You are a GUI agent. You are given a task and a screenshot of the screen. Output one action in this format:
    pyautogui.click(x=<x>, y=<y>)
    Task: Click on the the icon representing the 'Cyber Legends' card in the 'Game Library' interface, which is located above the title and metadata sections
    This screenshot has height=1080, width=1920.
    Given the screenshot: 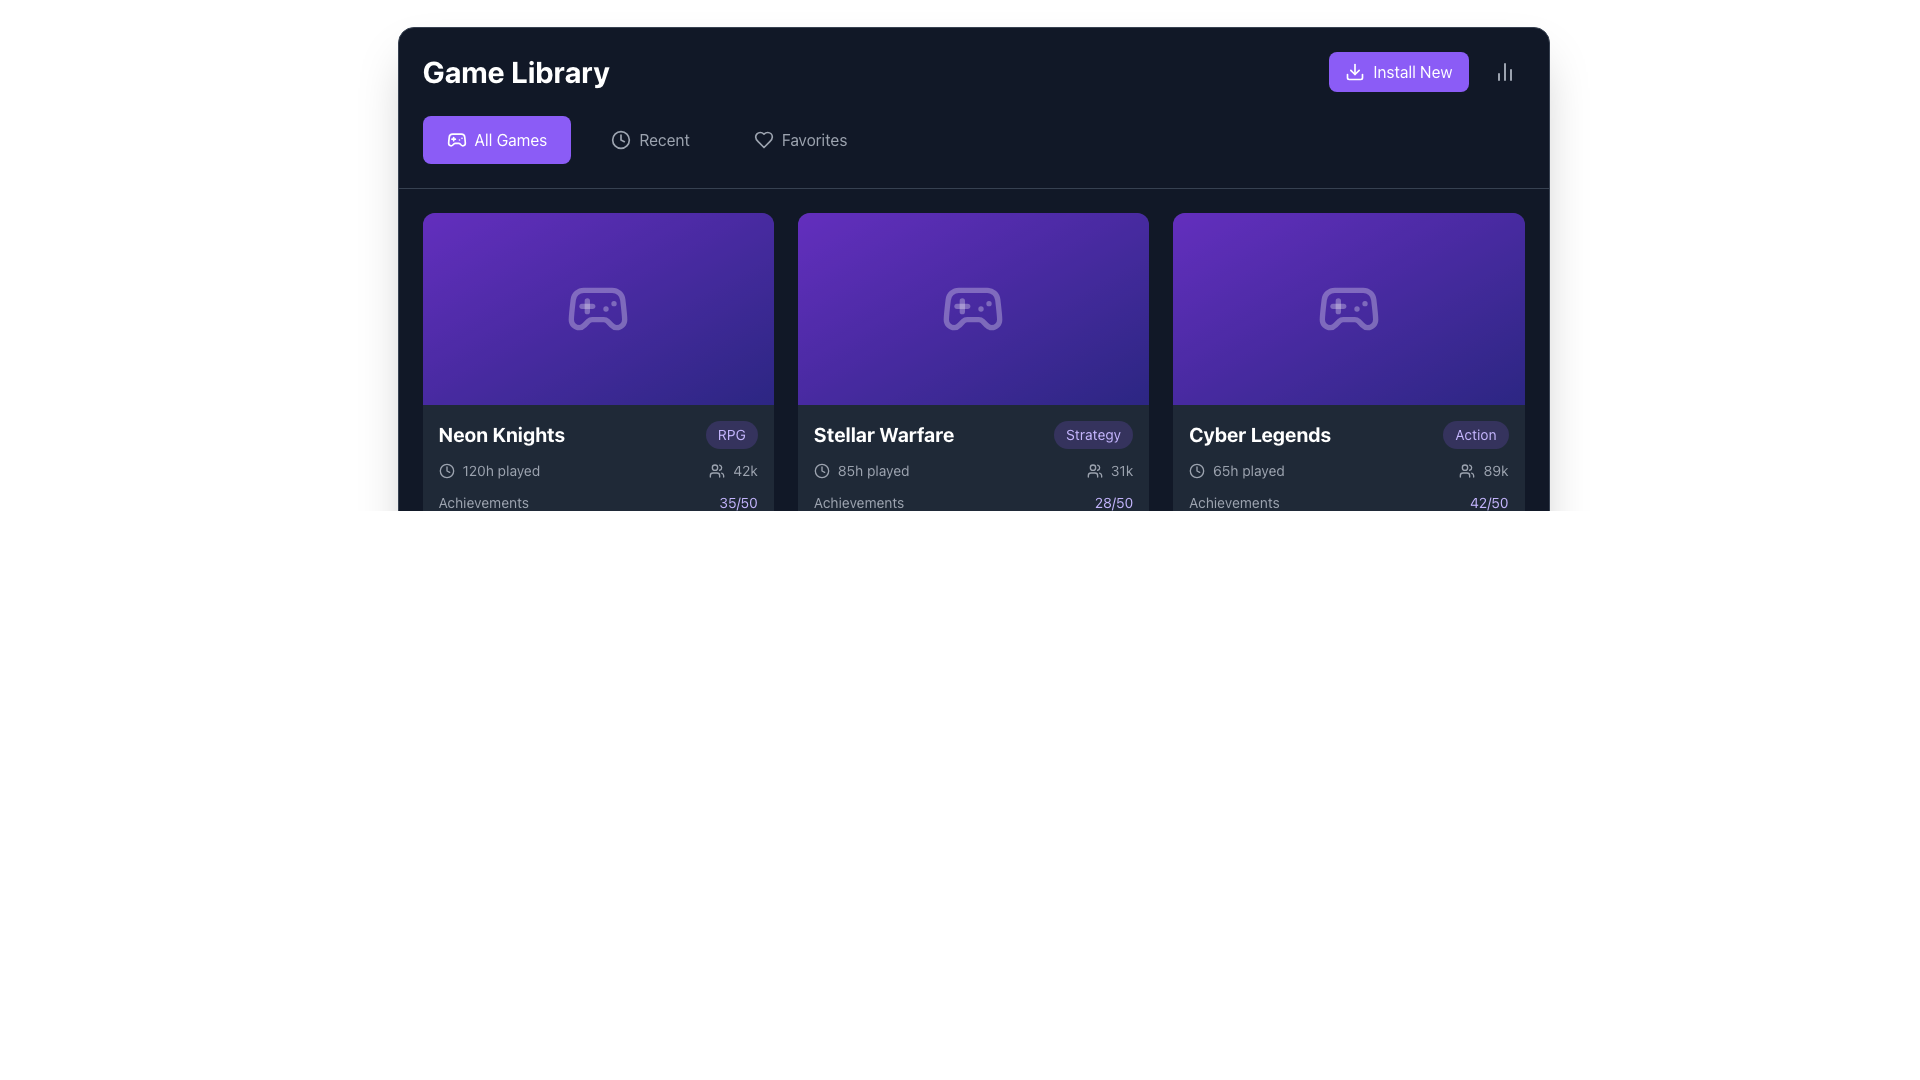 What is the action you would take?
    pyautogui.click(x=1348, y=308)
    